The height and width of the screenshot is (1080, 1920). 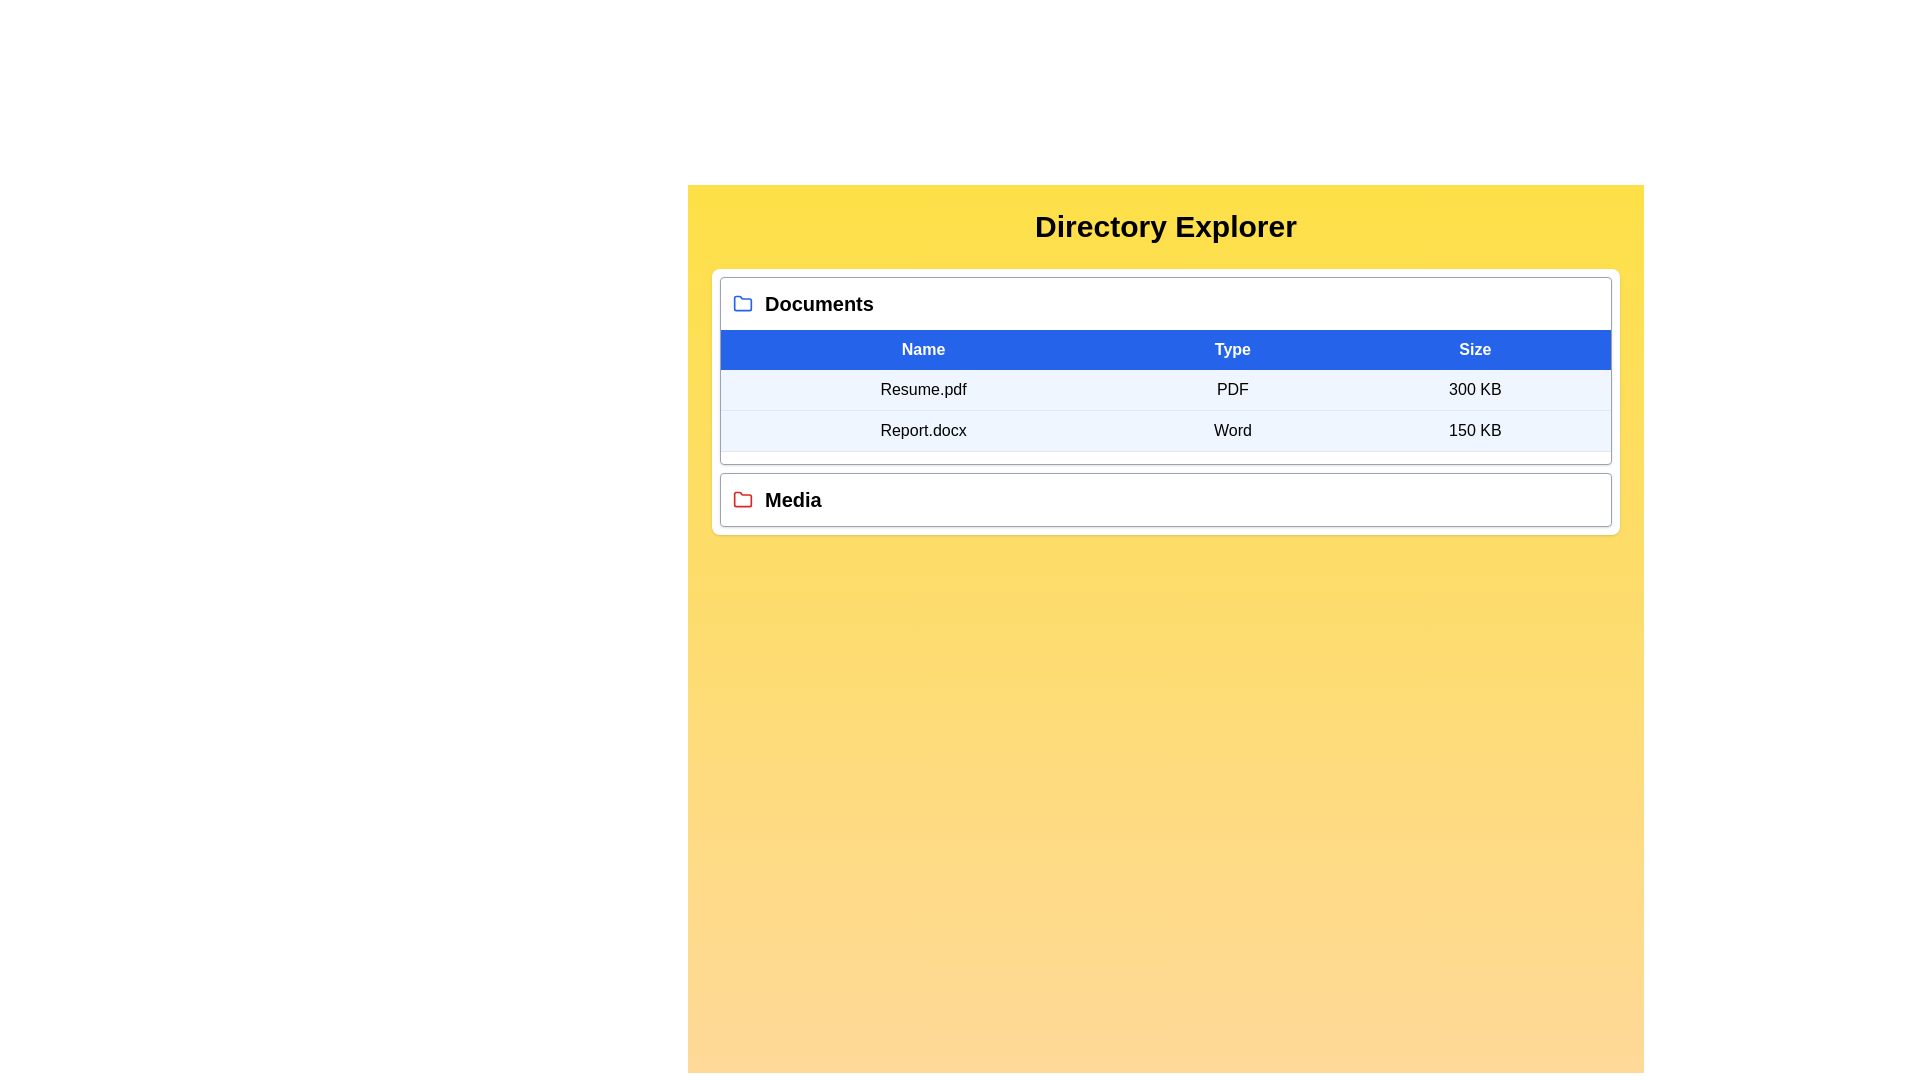 I want to click on the directory title Documents to expand or collapse its contents, so click(x=819, y=304).